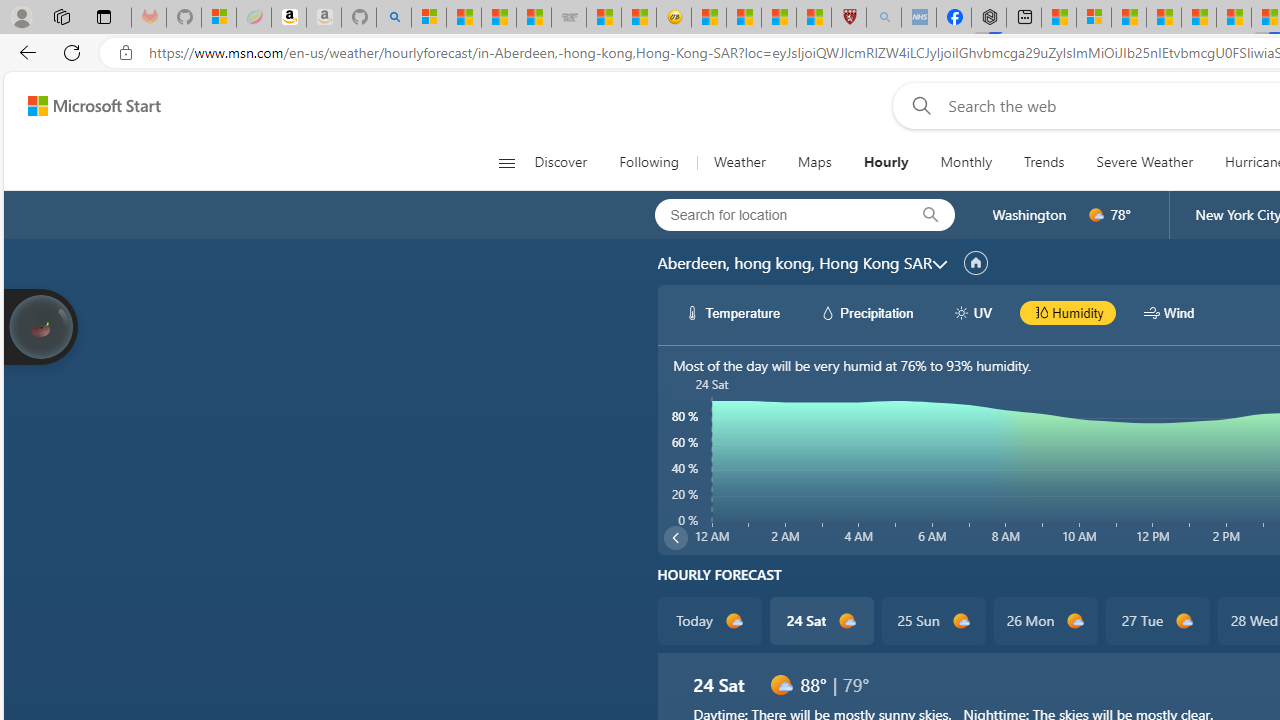  Describe the element at coordinates (40, 324) in the screenshot. I see `'Join us in planting real trees to help our planet!'` at that location.